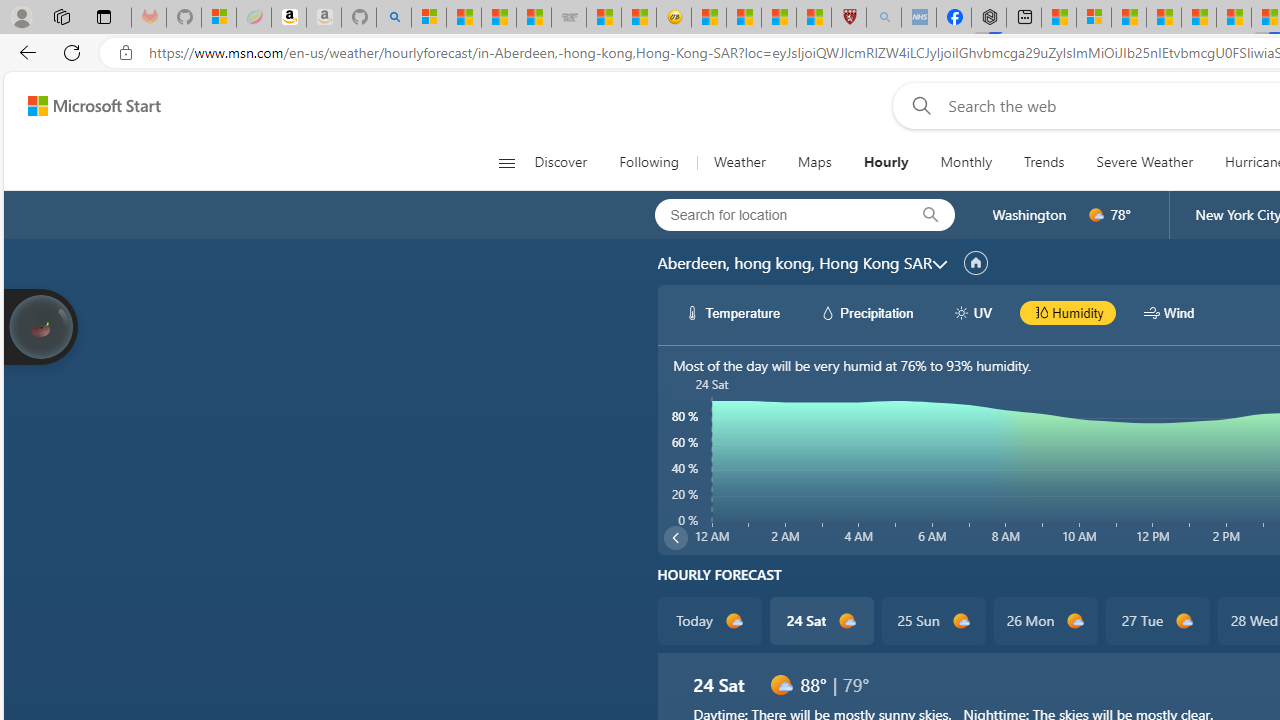  Describe the element at coordinates (40, 324) in the screenshot. I see `'Join us in planting real trees to help our planet!'` at that location.